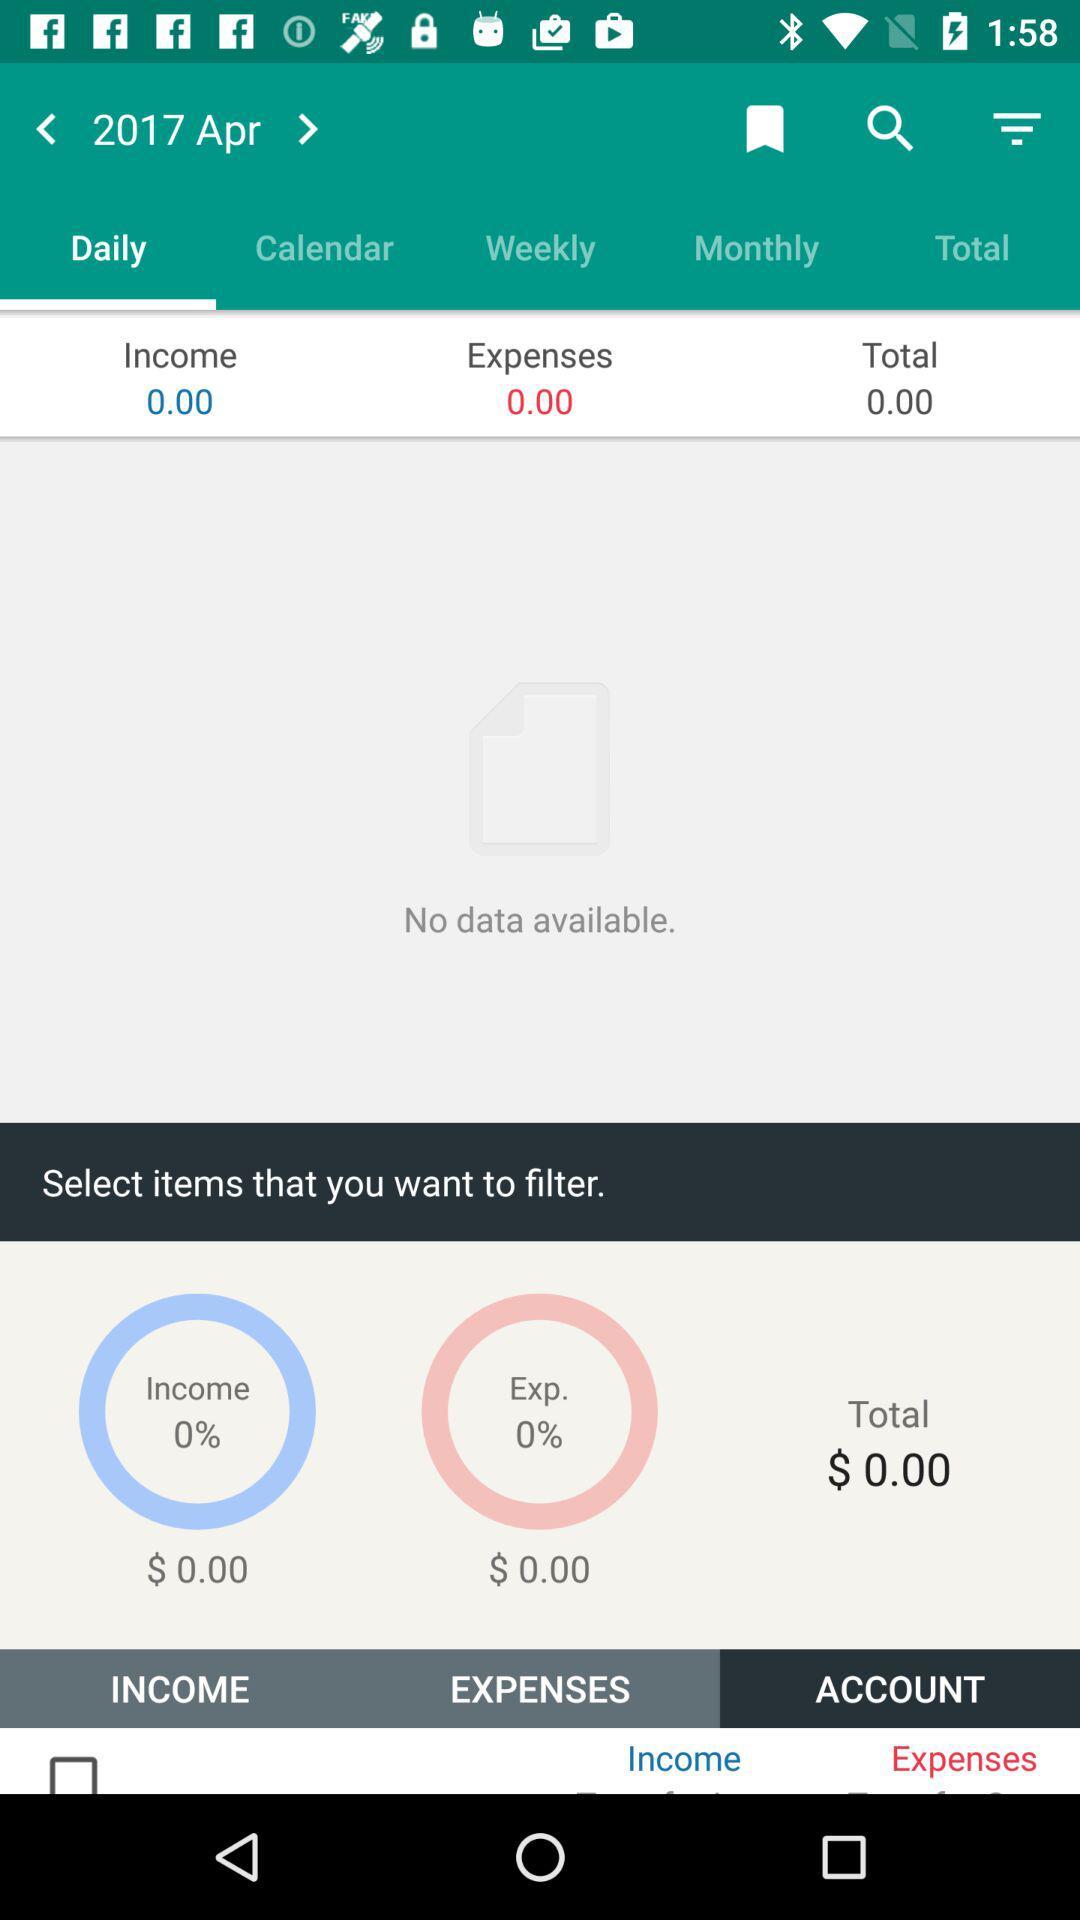 Image resolution: width=1080 pixels, height=1920 pixels. Describe the element at coordinates (764, 127) in the screenshot. I see `the bookmark icon` at that location.